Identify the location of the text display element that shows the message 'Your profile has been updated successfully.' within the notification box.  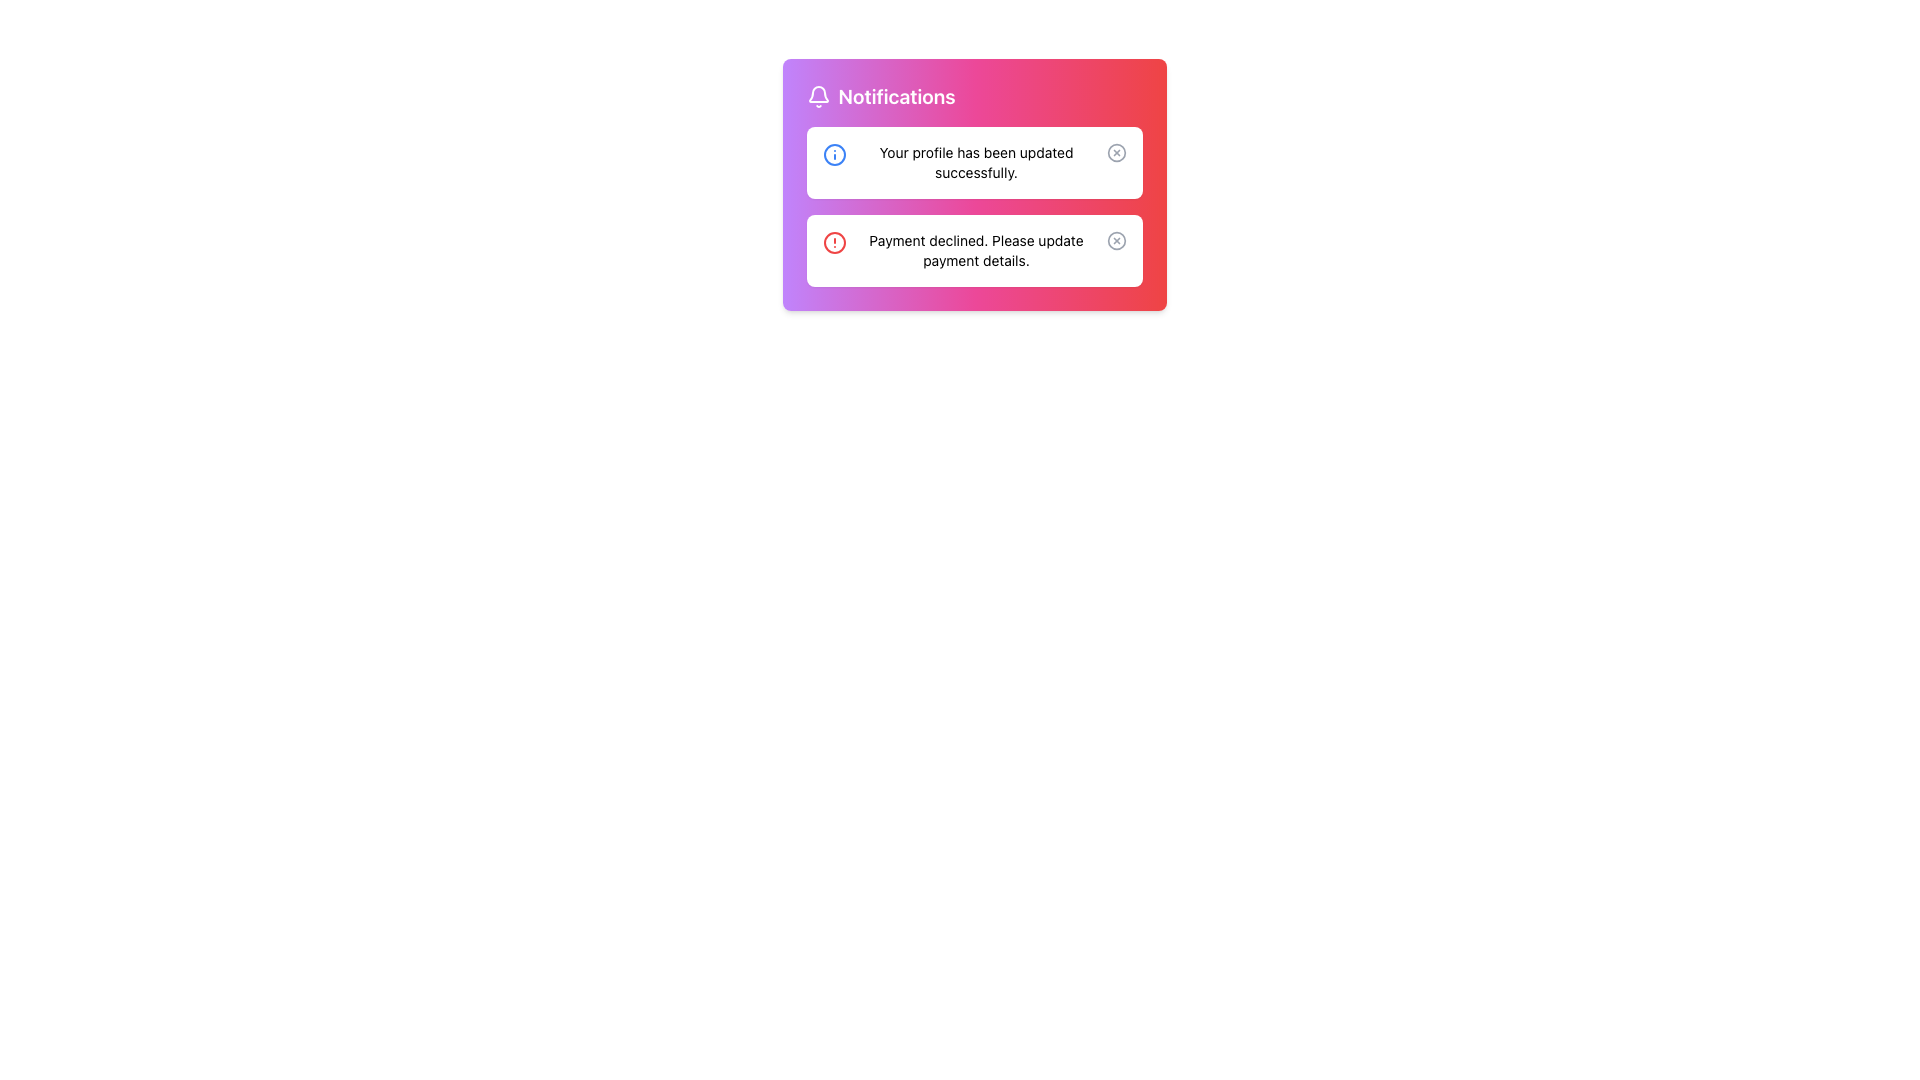
(976, 161).